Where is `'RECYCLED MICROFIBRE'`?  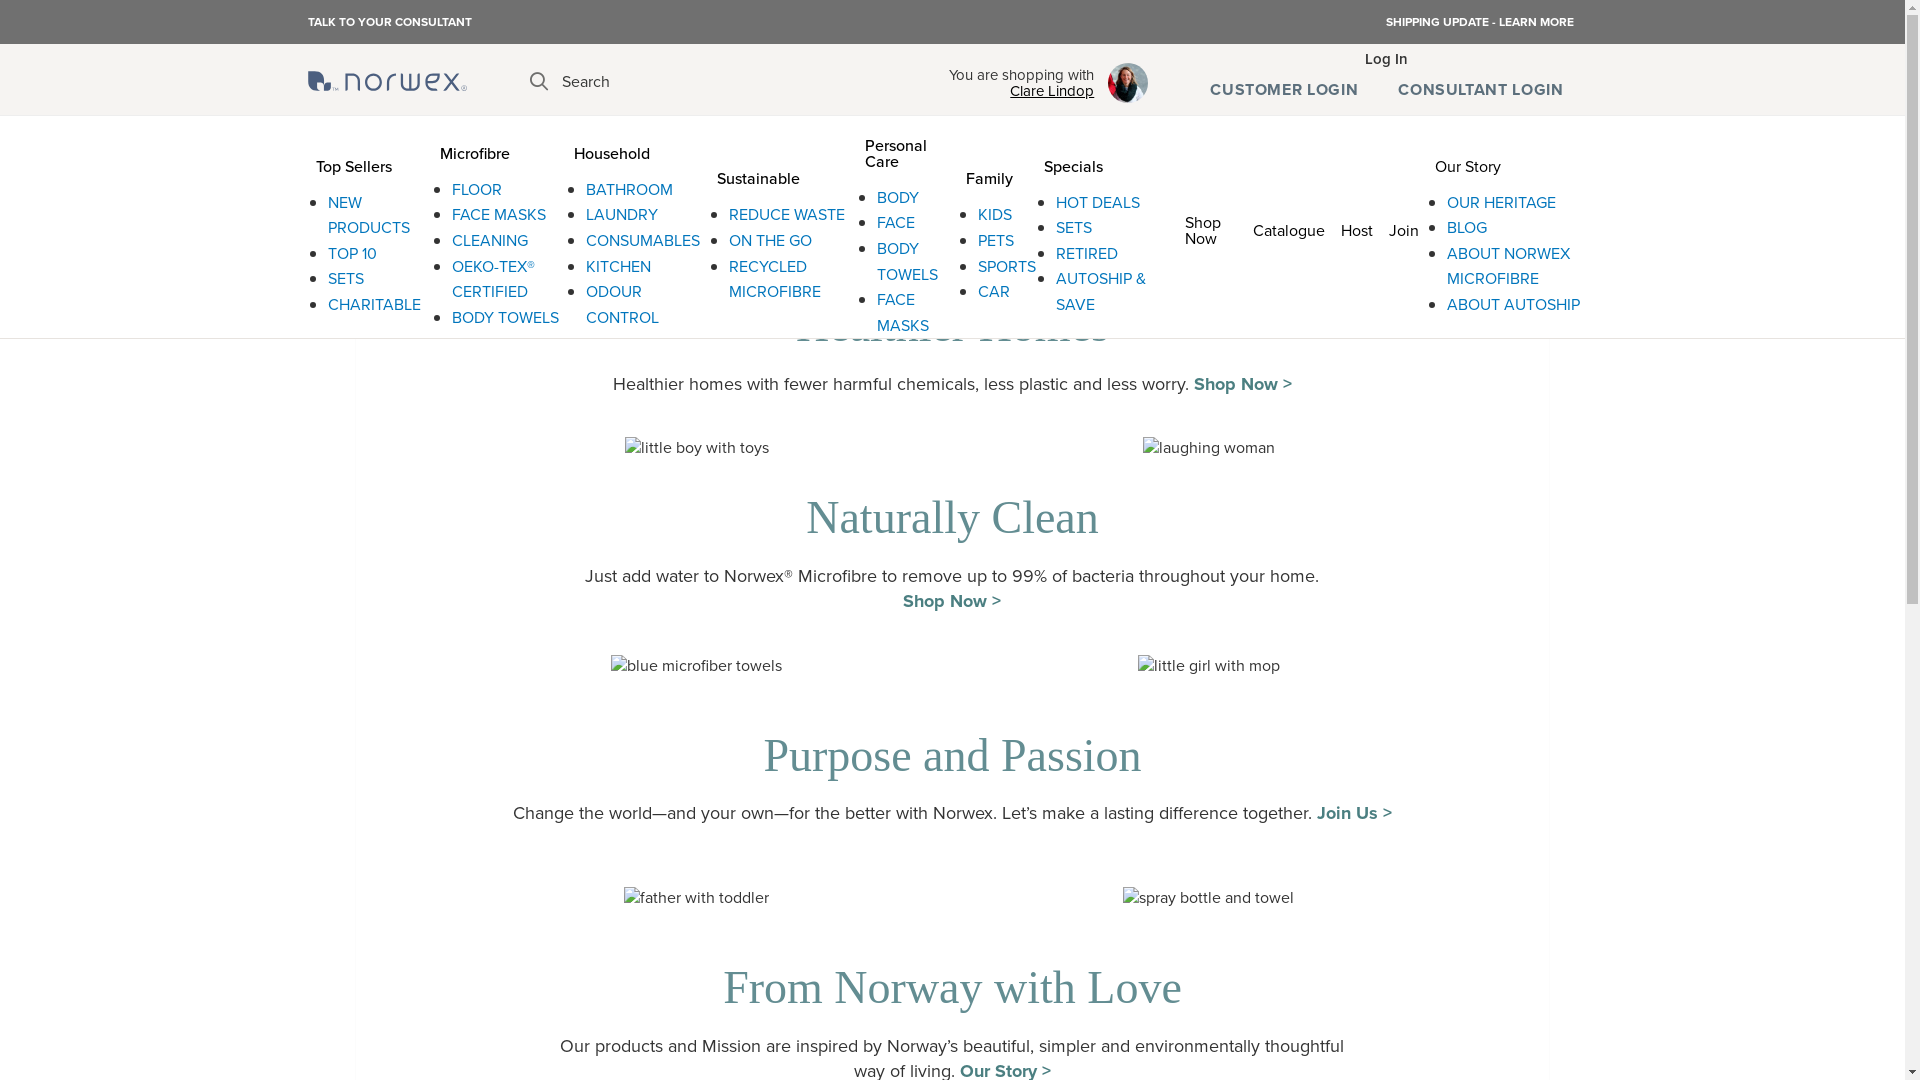 'RECYCLED MICROFIBRE' is located at coordinates (773, 279).